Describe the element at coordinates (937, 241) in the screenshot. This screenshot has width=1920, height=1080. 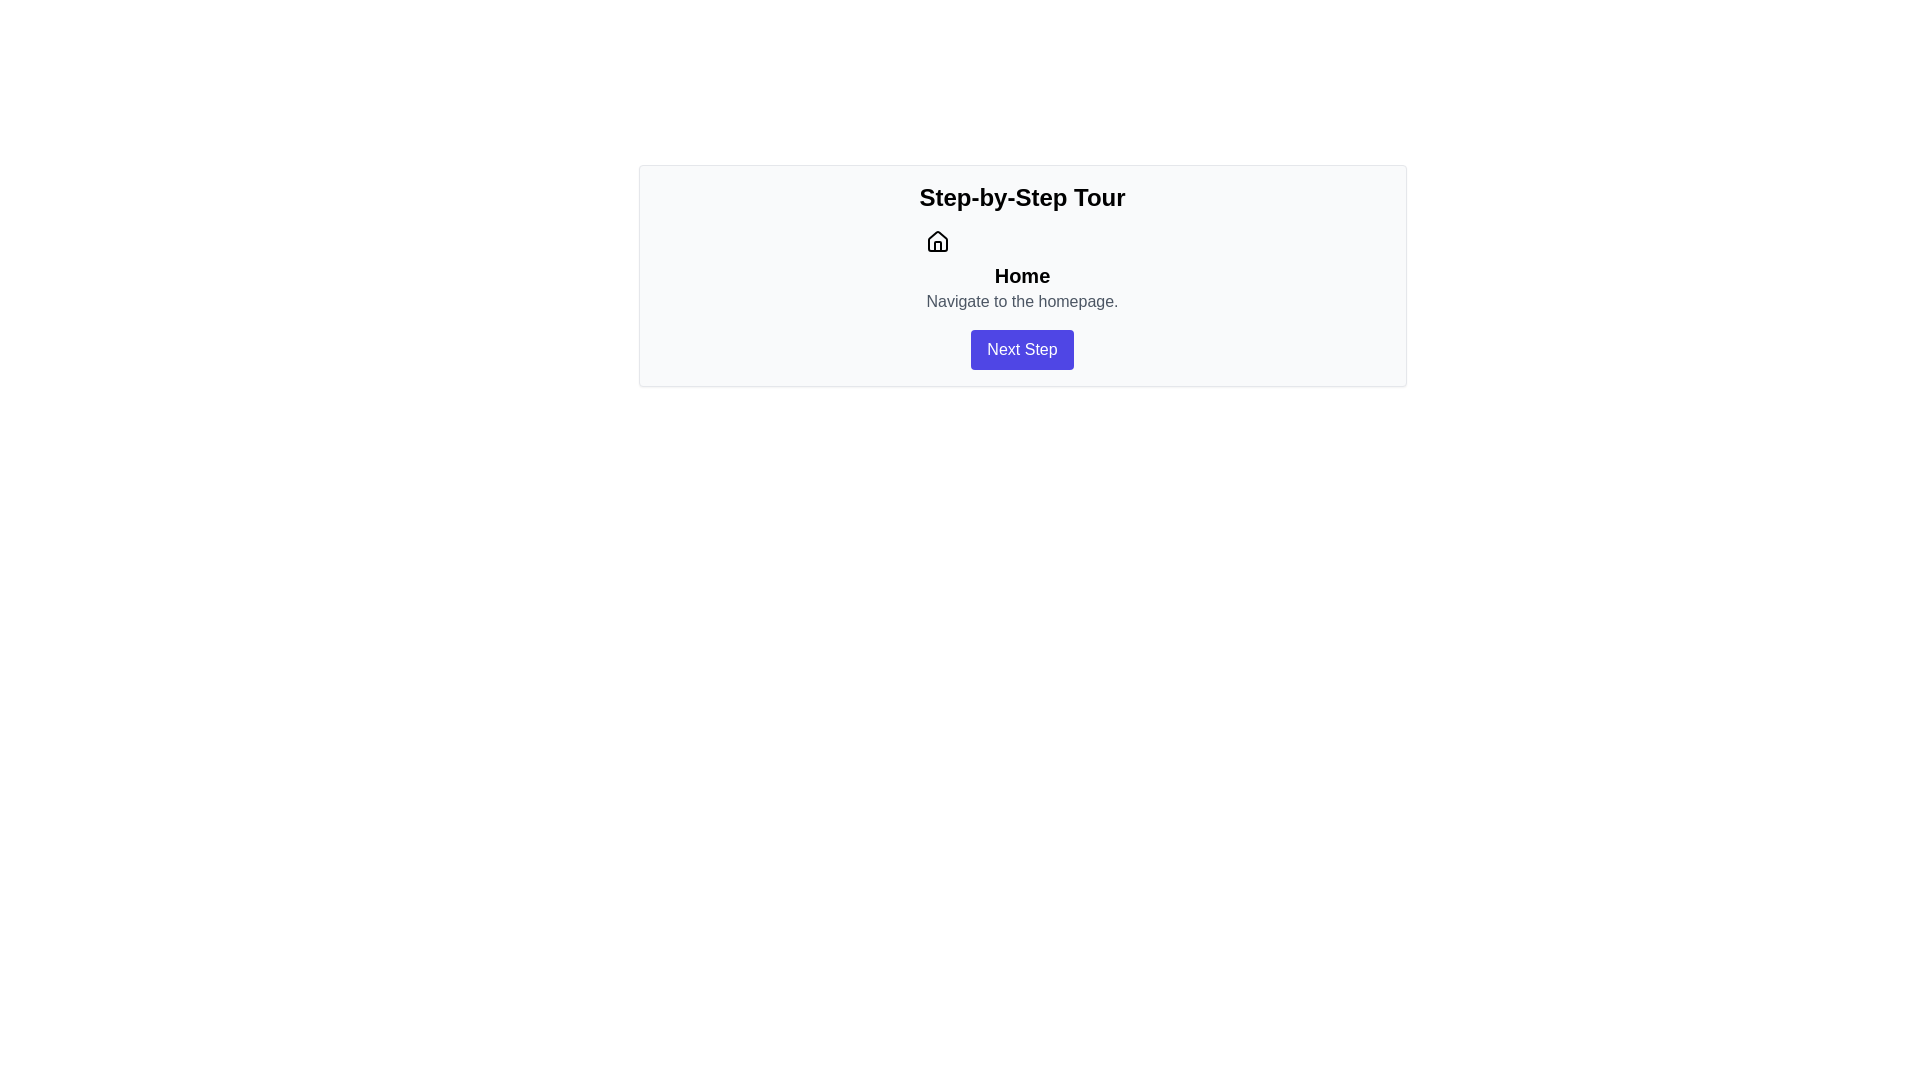
I see `the small, black, line-drawn house icon located at the top section of the card layout, above the text labeled 'Home' and 'Navigate to the homepage.'` at that location.